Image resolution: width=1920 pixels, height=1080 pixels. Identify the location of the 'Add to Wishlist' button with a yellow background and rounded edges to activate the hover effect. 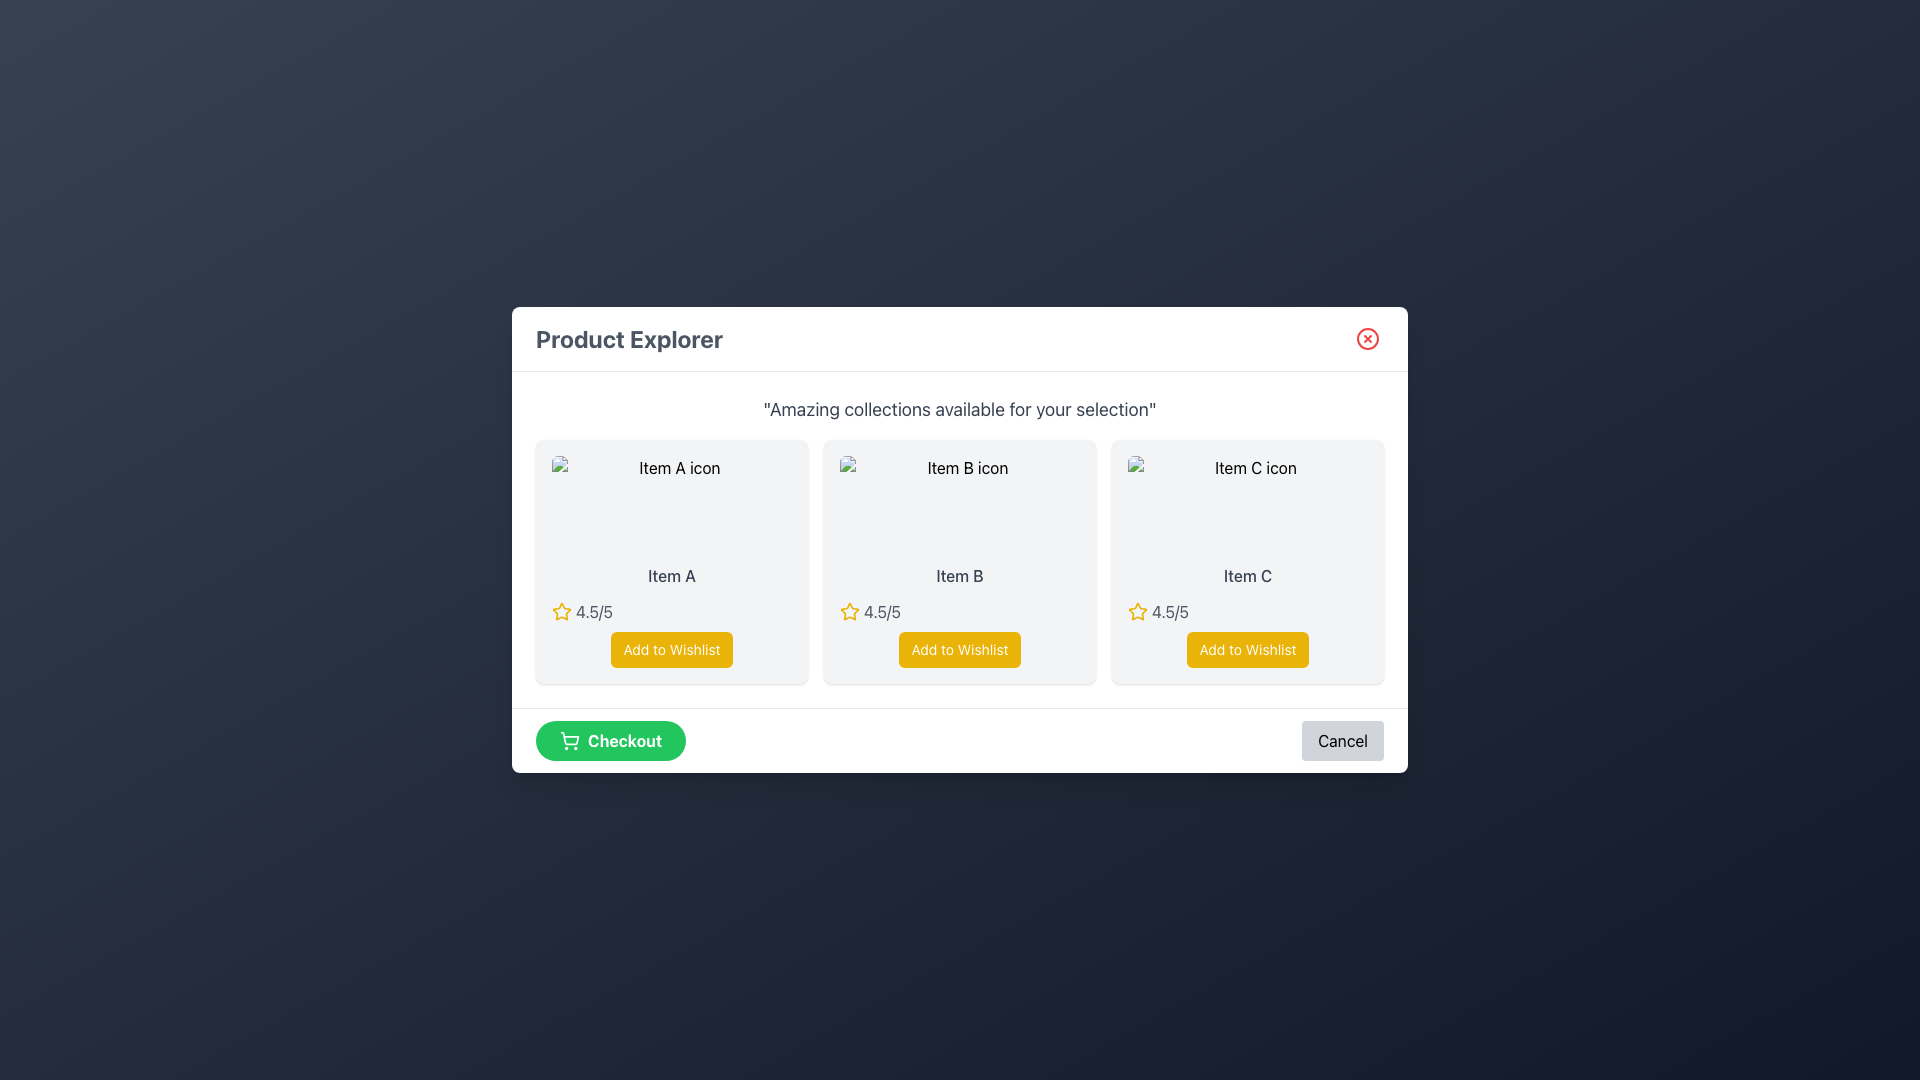
(960, 650).